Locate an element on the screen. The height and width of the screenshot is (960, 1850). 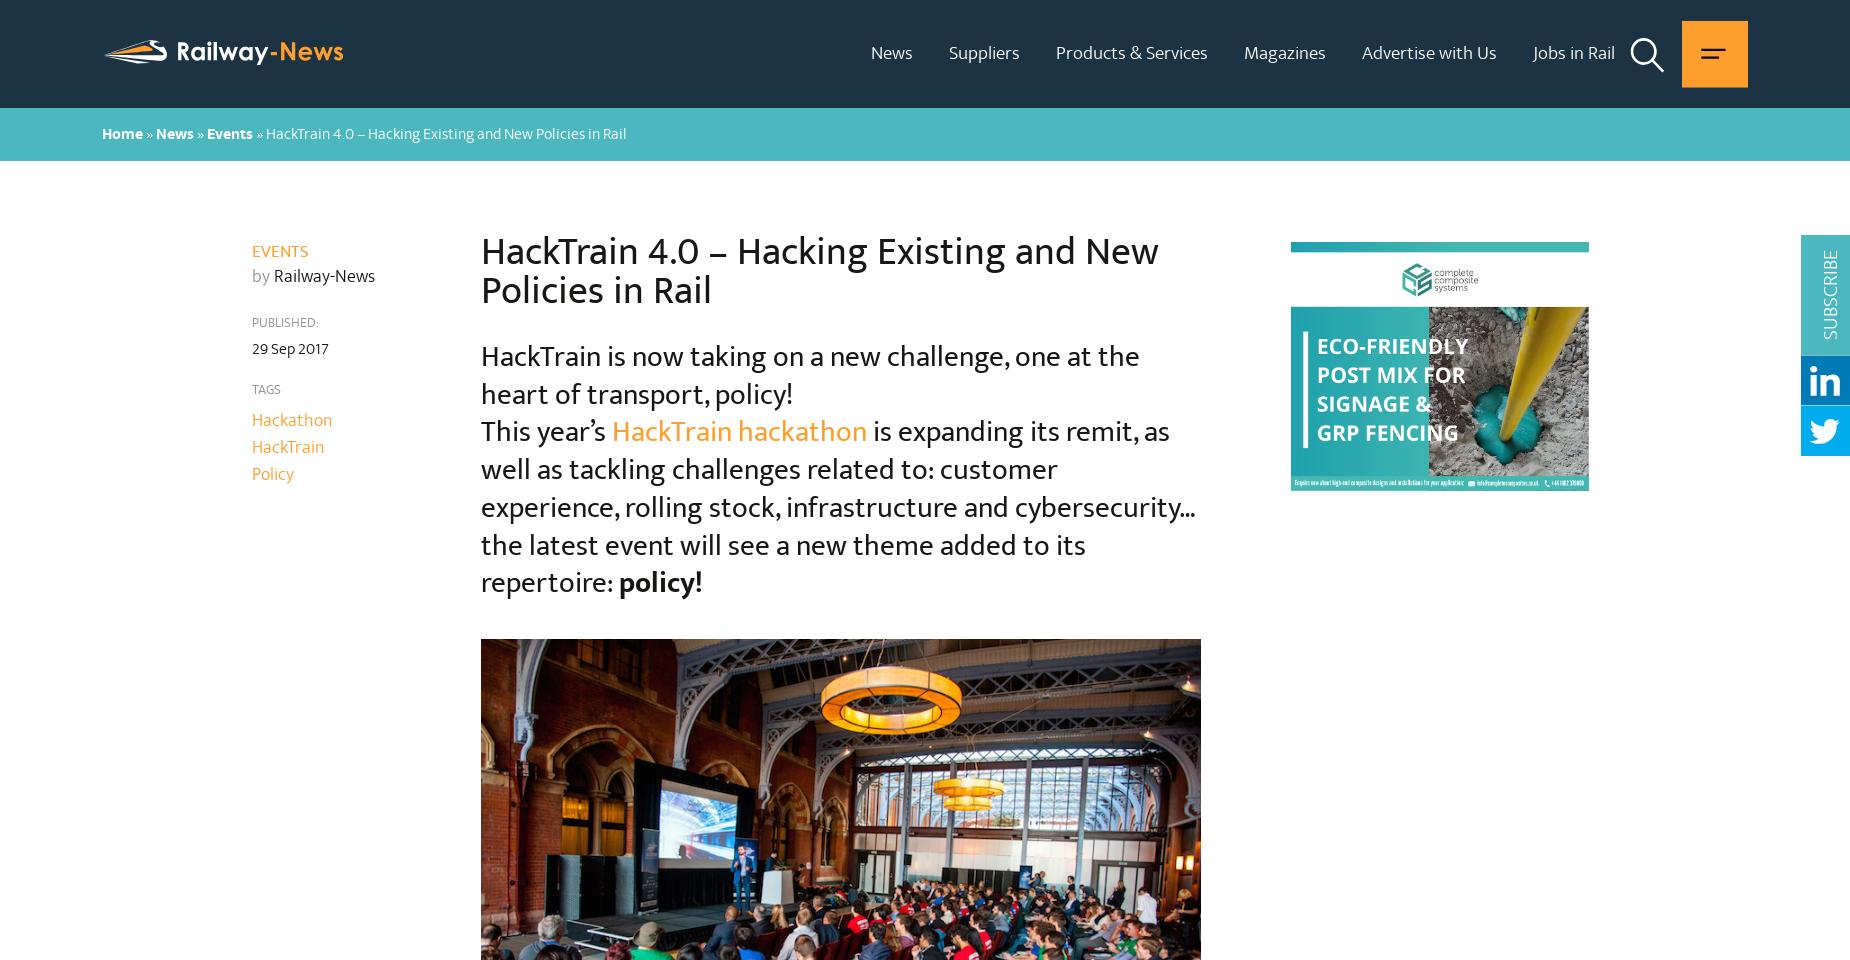
'Hackathon' is located at coordinates (250, 419).